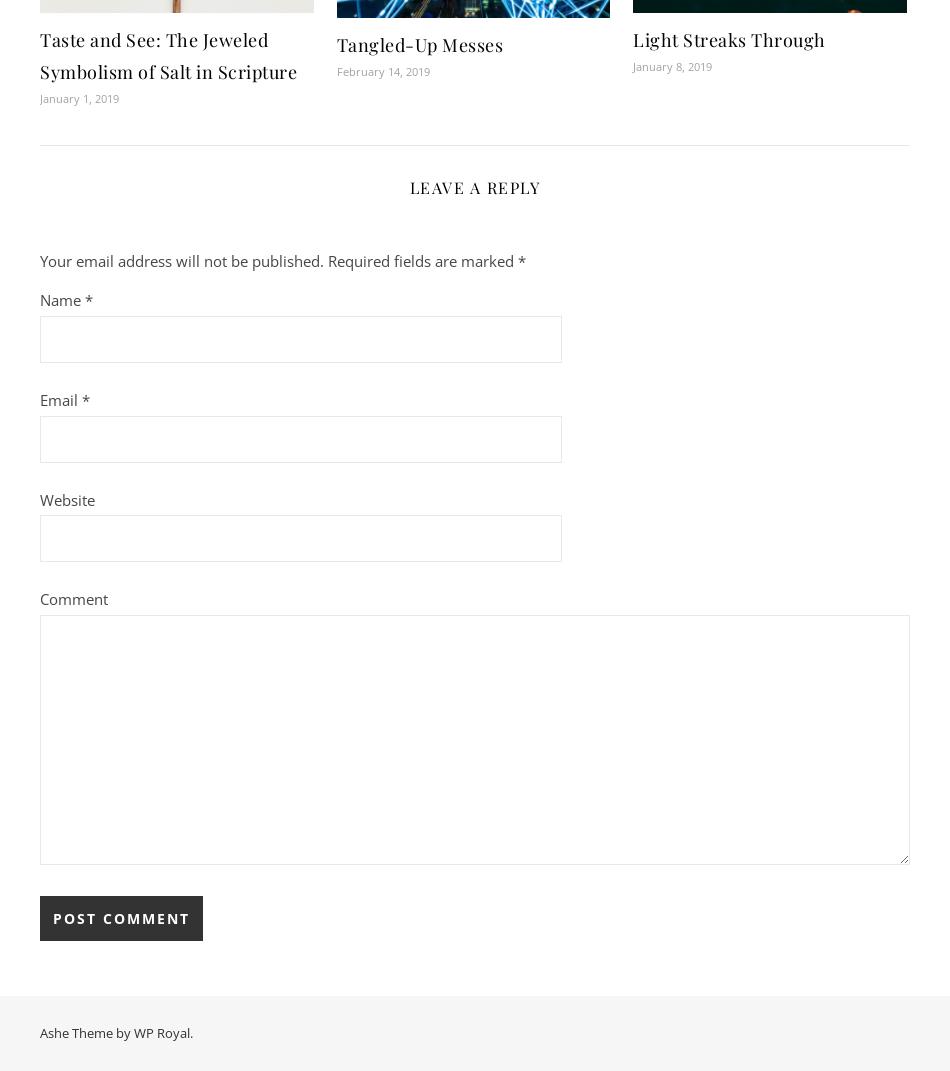 The image size is (950, 1071). I want to click on '.', so click(190, 1032).